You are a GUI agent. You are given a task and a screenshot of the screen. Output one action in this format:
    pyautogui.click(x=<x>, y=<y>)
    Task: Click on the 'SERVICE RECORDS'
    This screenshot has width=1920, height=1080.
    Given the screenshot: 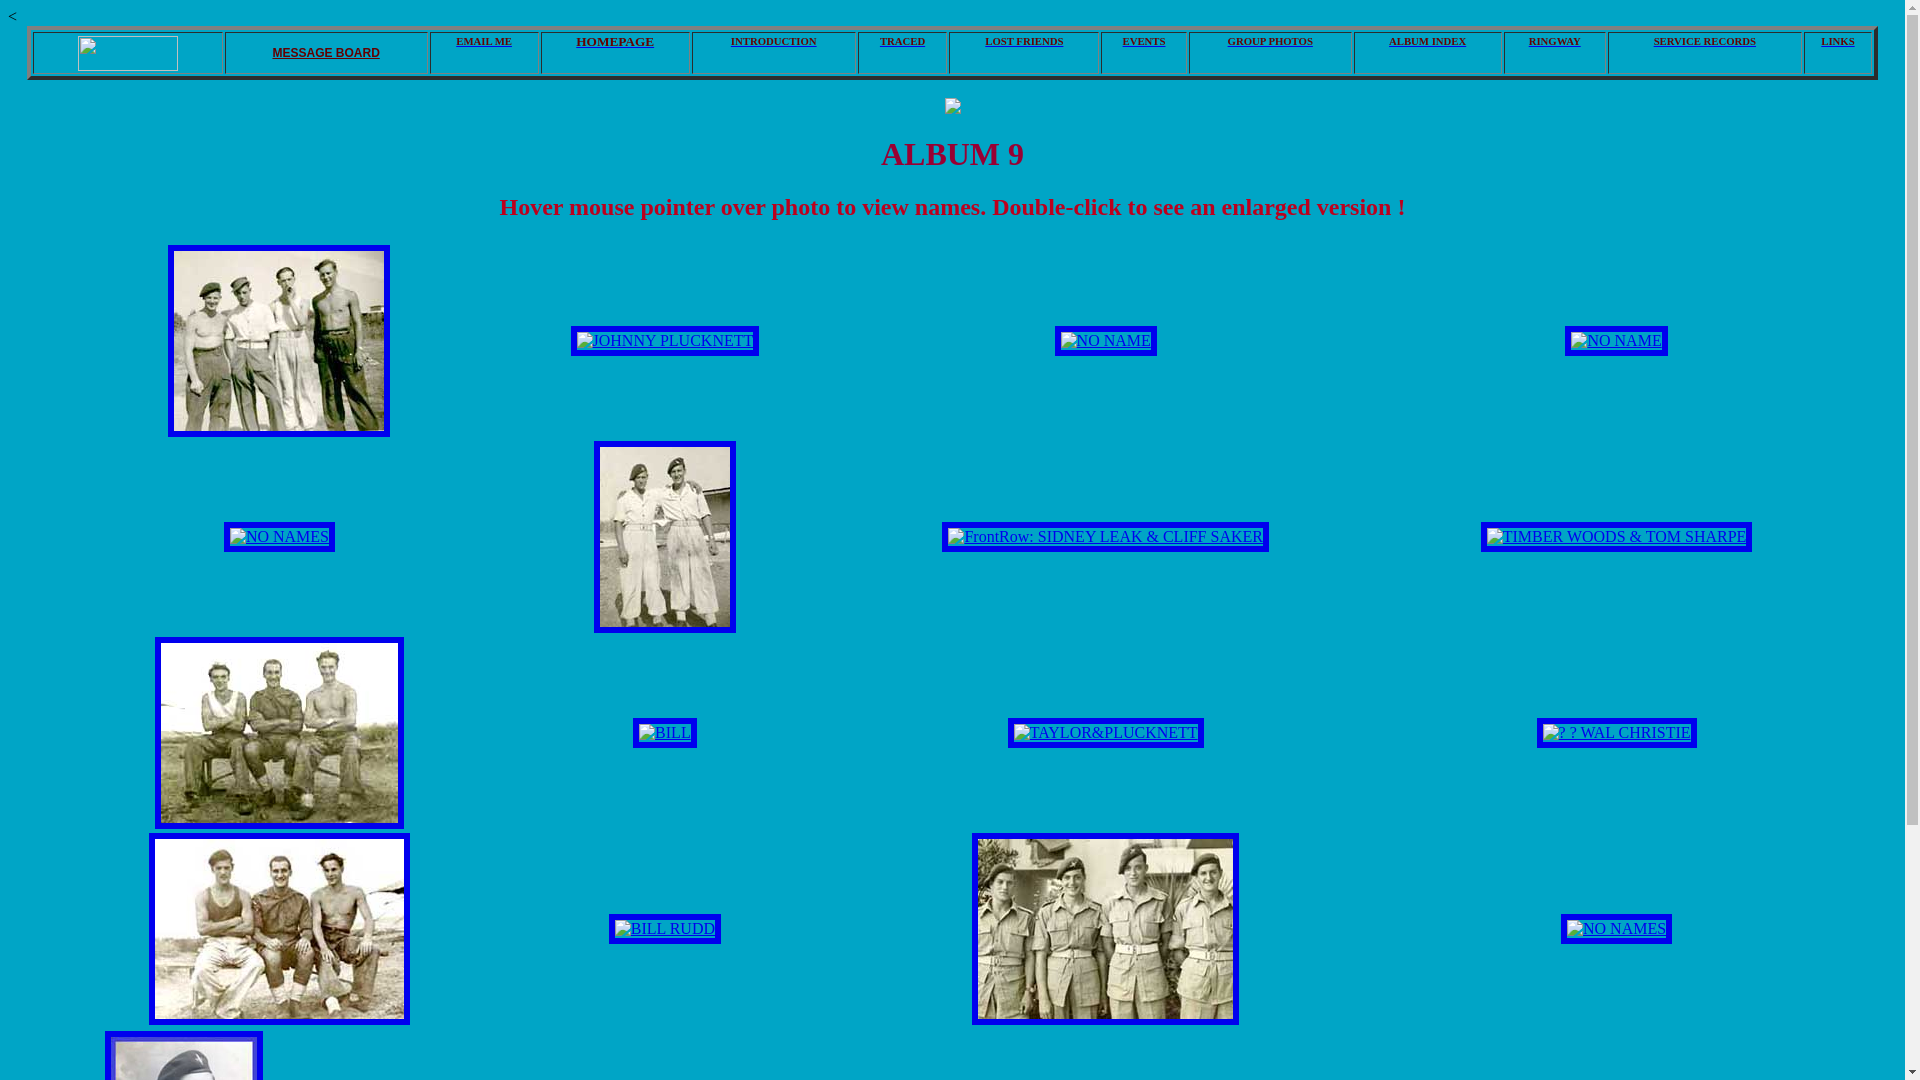 What is the action you would take?
    pyautogui.click(x=1703, y=41)
    